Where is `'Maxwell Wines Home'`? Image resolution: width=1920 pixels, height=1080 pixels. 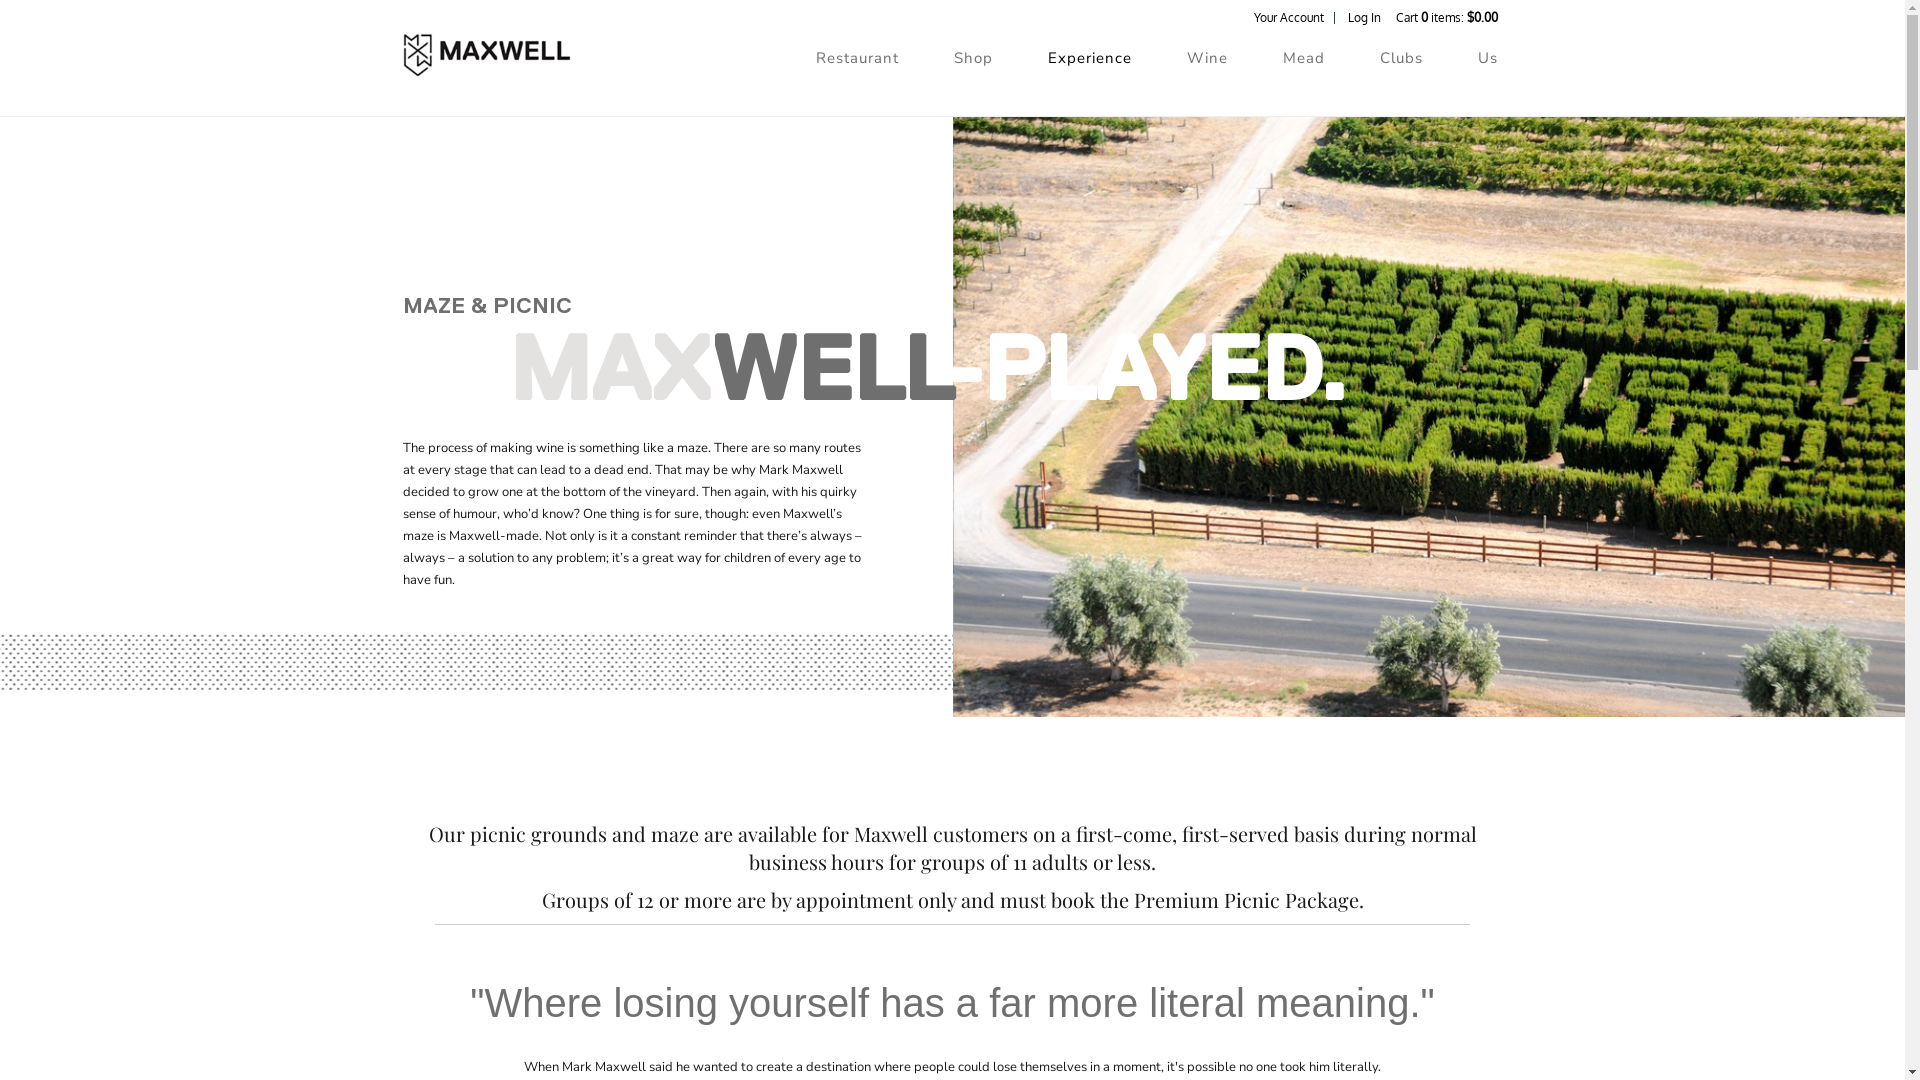 'Maxwell Wines Home' is located at coordinates (486, 60).